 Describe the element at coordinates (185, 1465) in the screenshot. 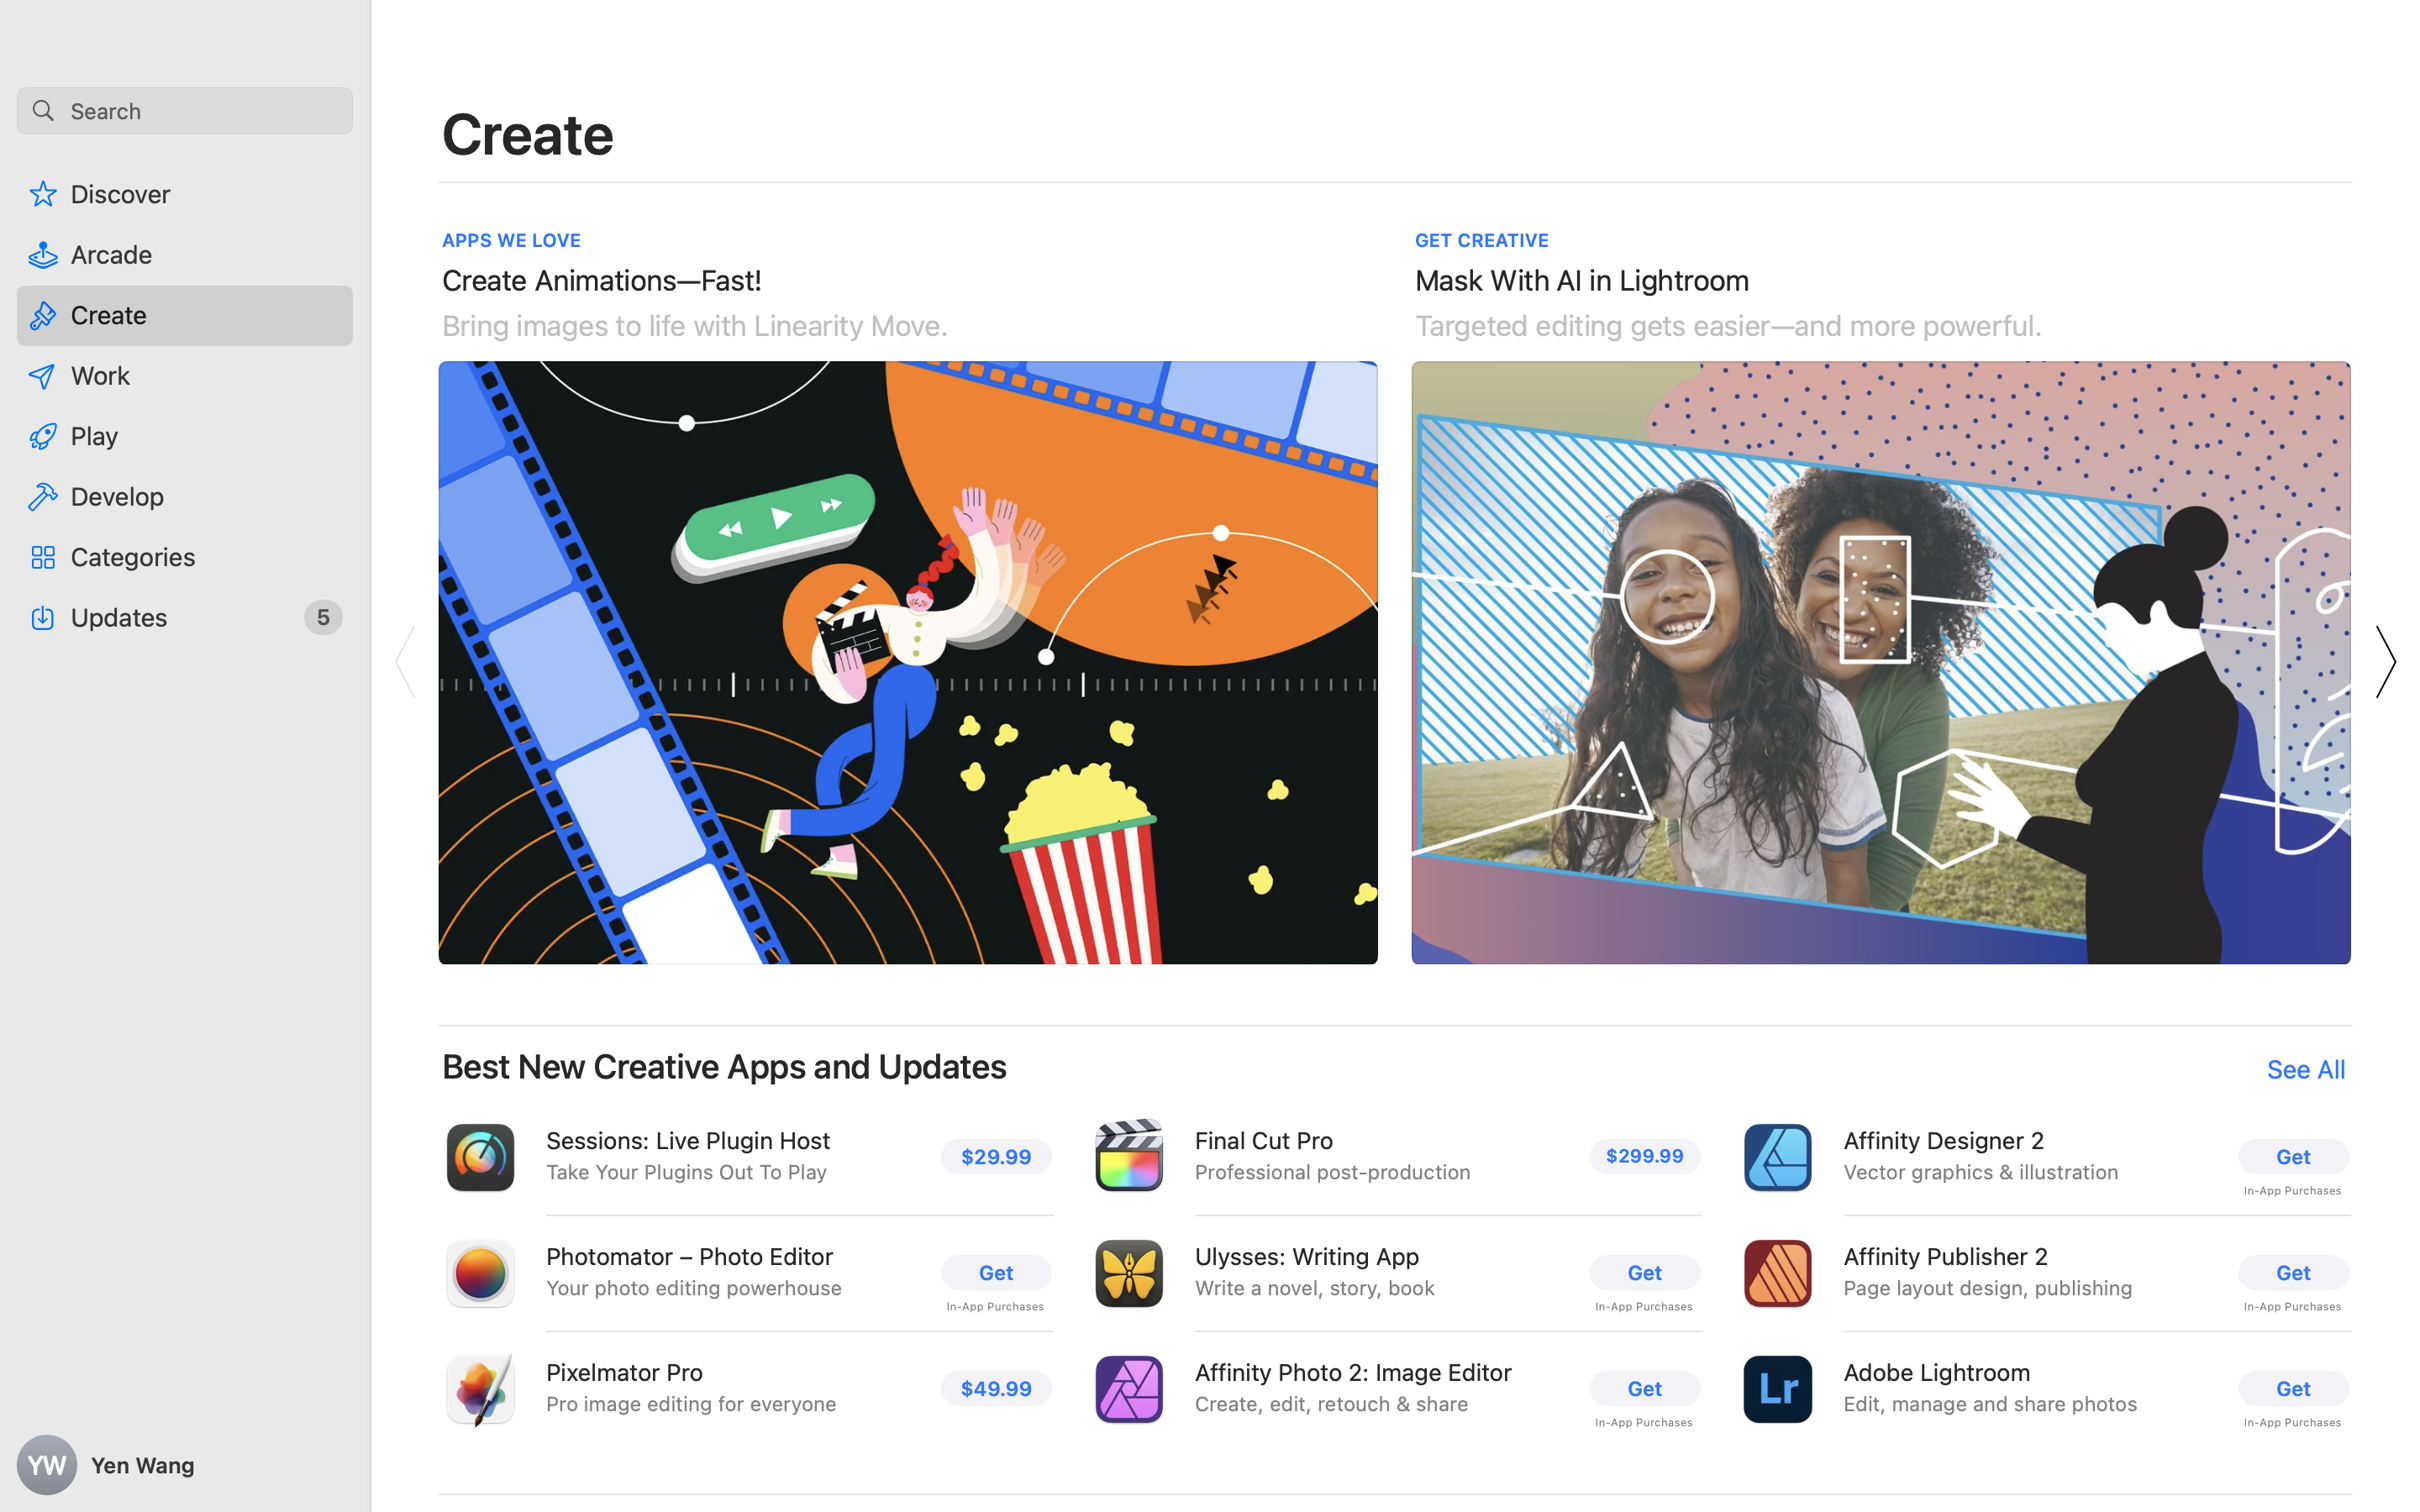

I see `'Yen Wang'` at that location.